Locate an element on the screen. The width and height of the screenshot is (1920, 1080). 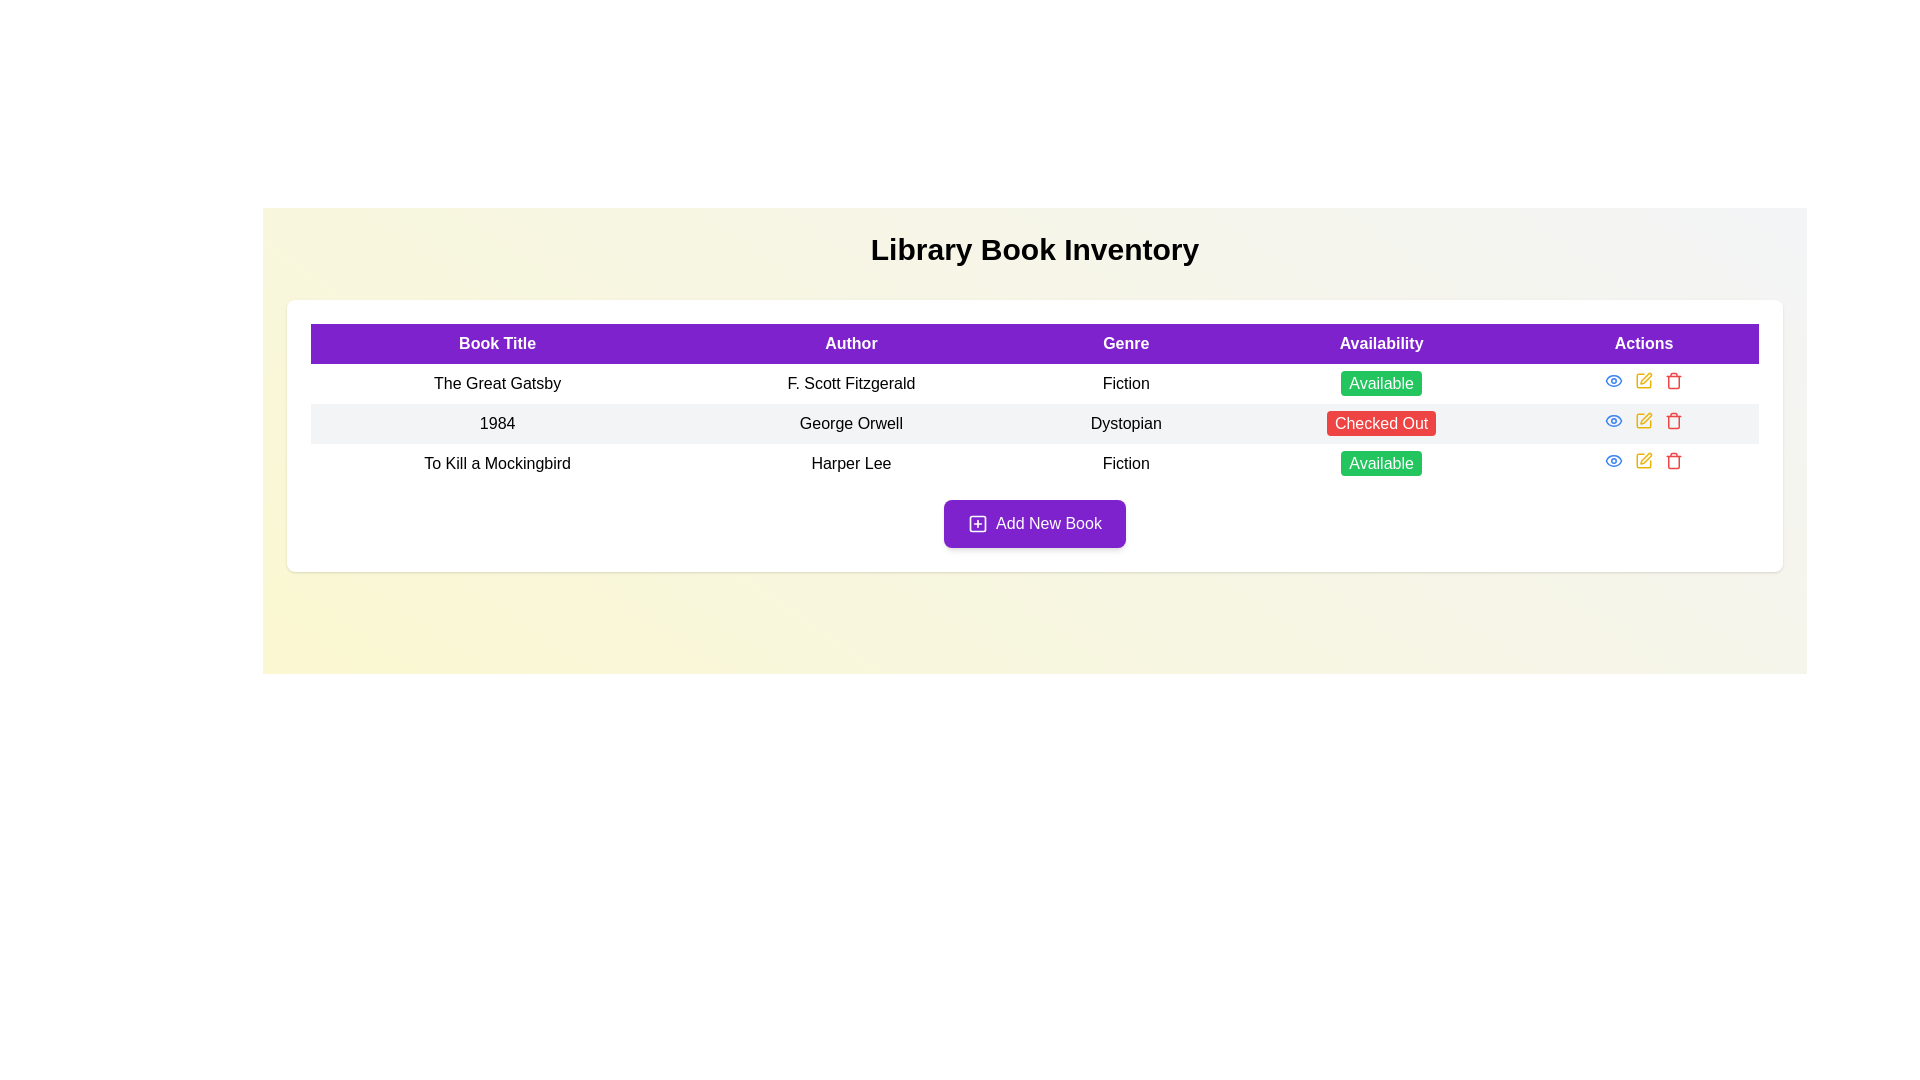
the green 'Available' button in the 'Availability' column of the first row in the 'Library Book Inventory' interface for the book 'The Great Gatsby' is located at coordinates (1380, 384).